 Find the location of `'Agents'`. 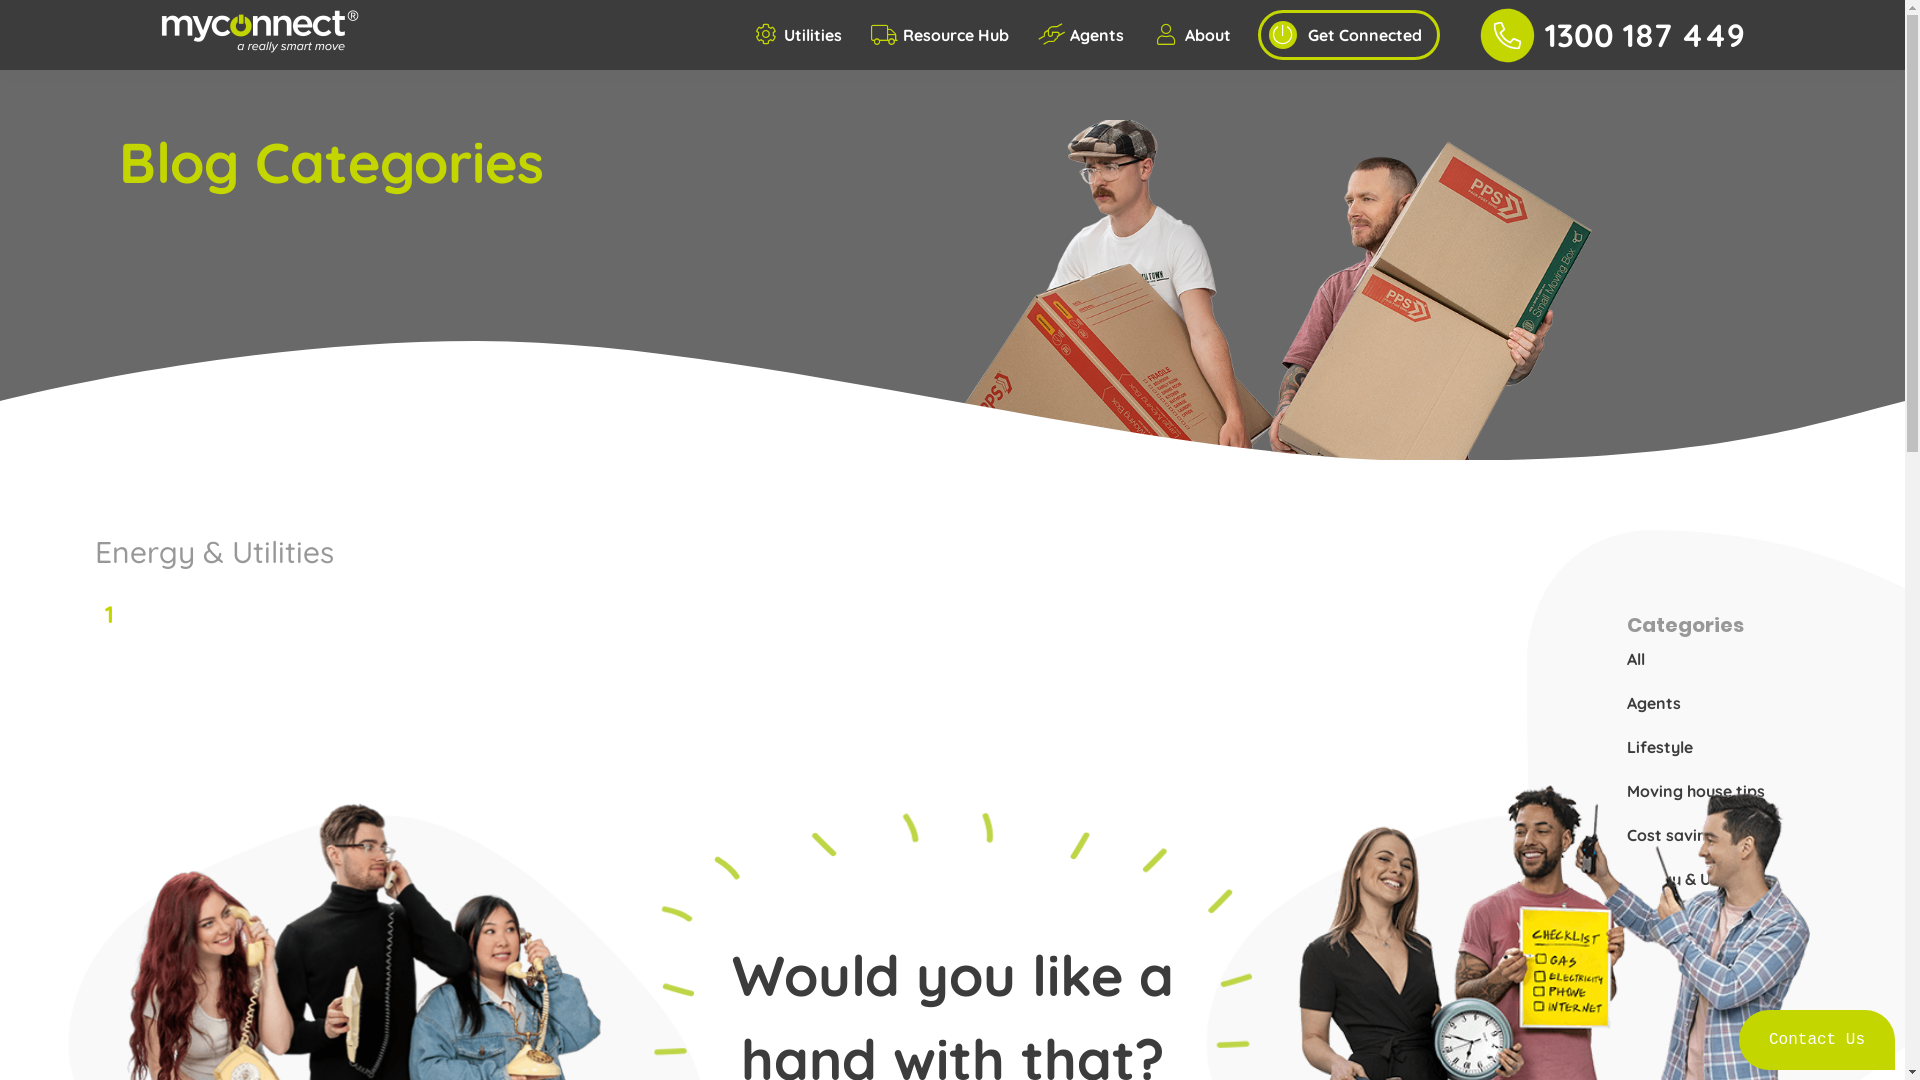

'Agents' is located at coordinates (1082, 34).